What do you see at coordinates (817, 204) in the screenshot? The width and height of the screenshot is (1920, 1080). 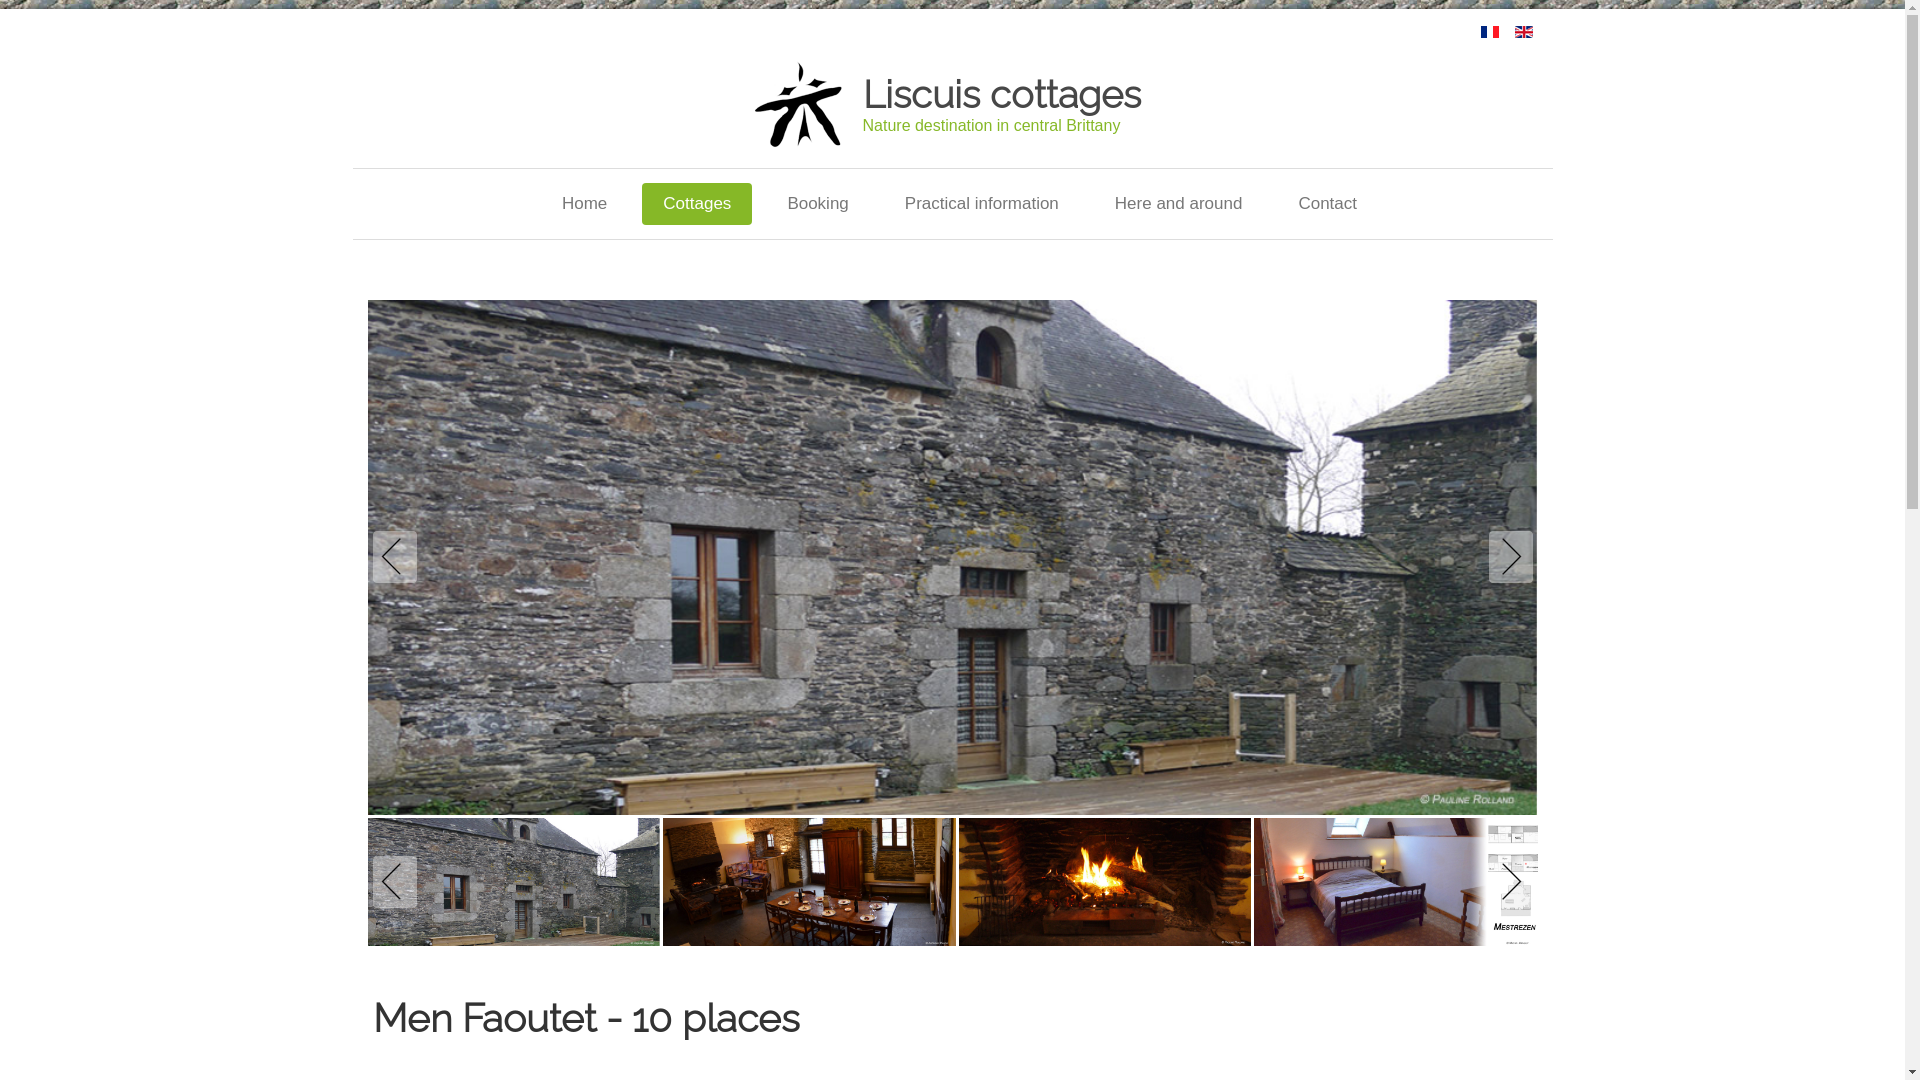 I see `'Booking'` at bounding box center [817, 204].